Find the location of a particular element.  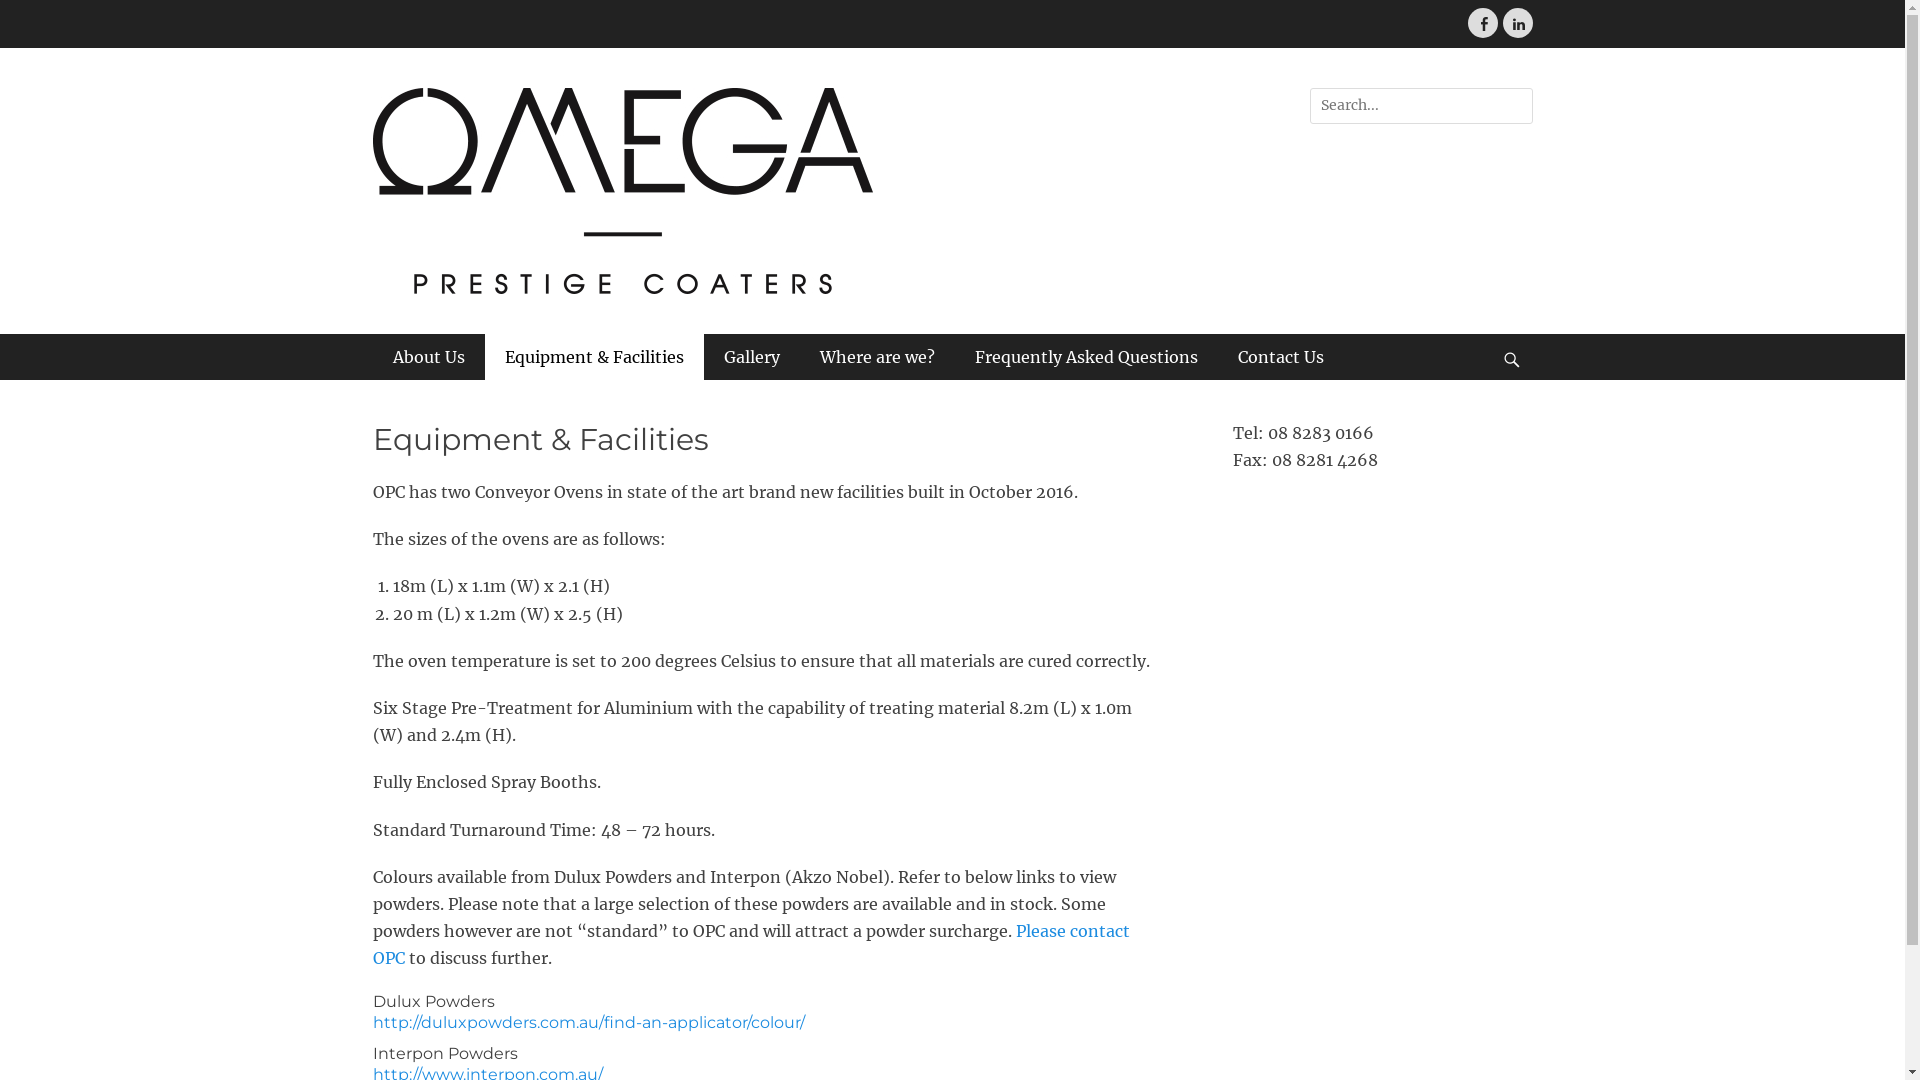

'Frequently Asked Questions' is located at coordinates (1084, 356).